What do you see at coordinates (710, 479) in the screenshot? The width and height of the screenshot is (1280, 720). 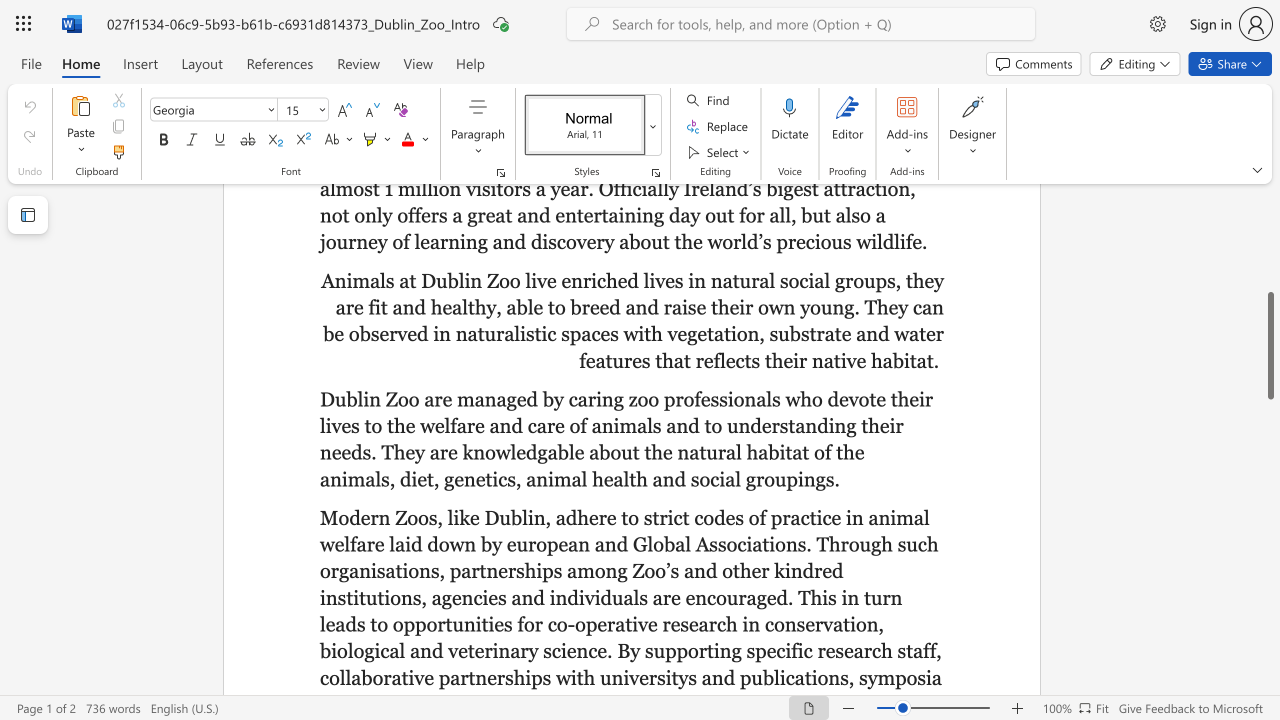 I see `the subset text "cia" within the text ", genetics, animal health and social groupings."` at bounding box center [710, 479].